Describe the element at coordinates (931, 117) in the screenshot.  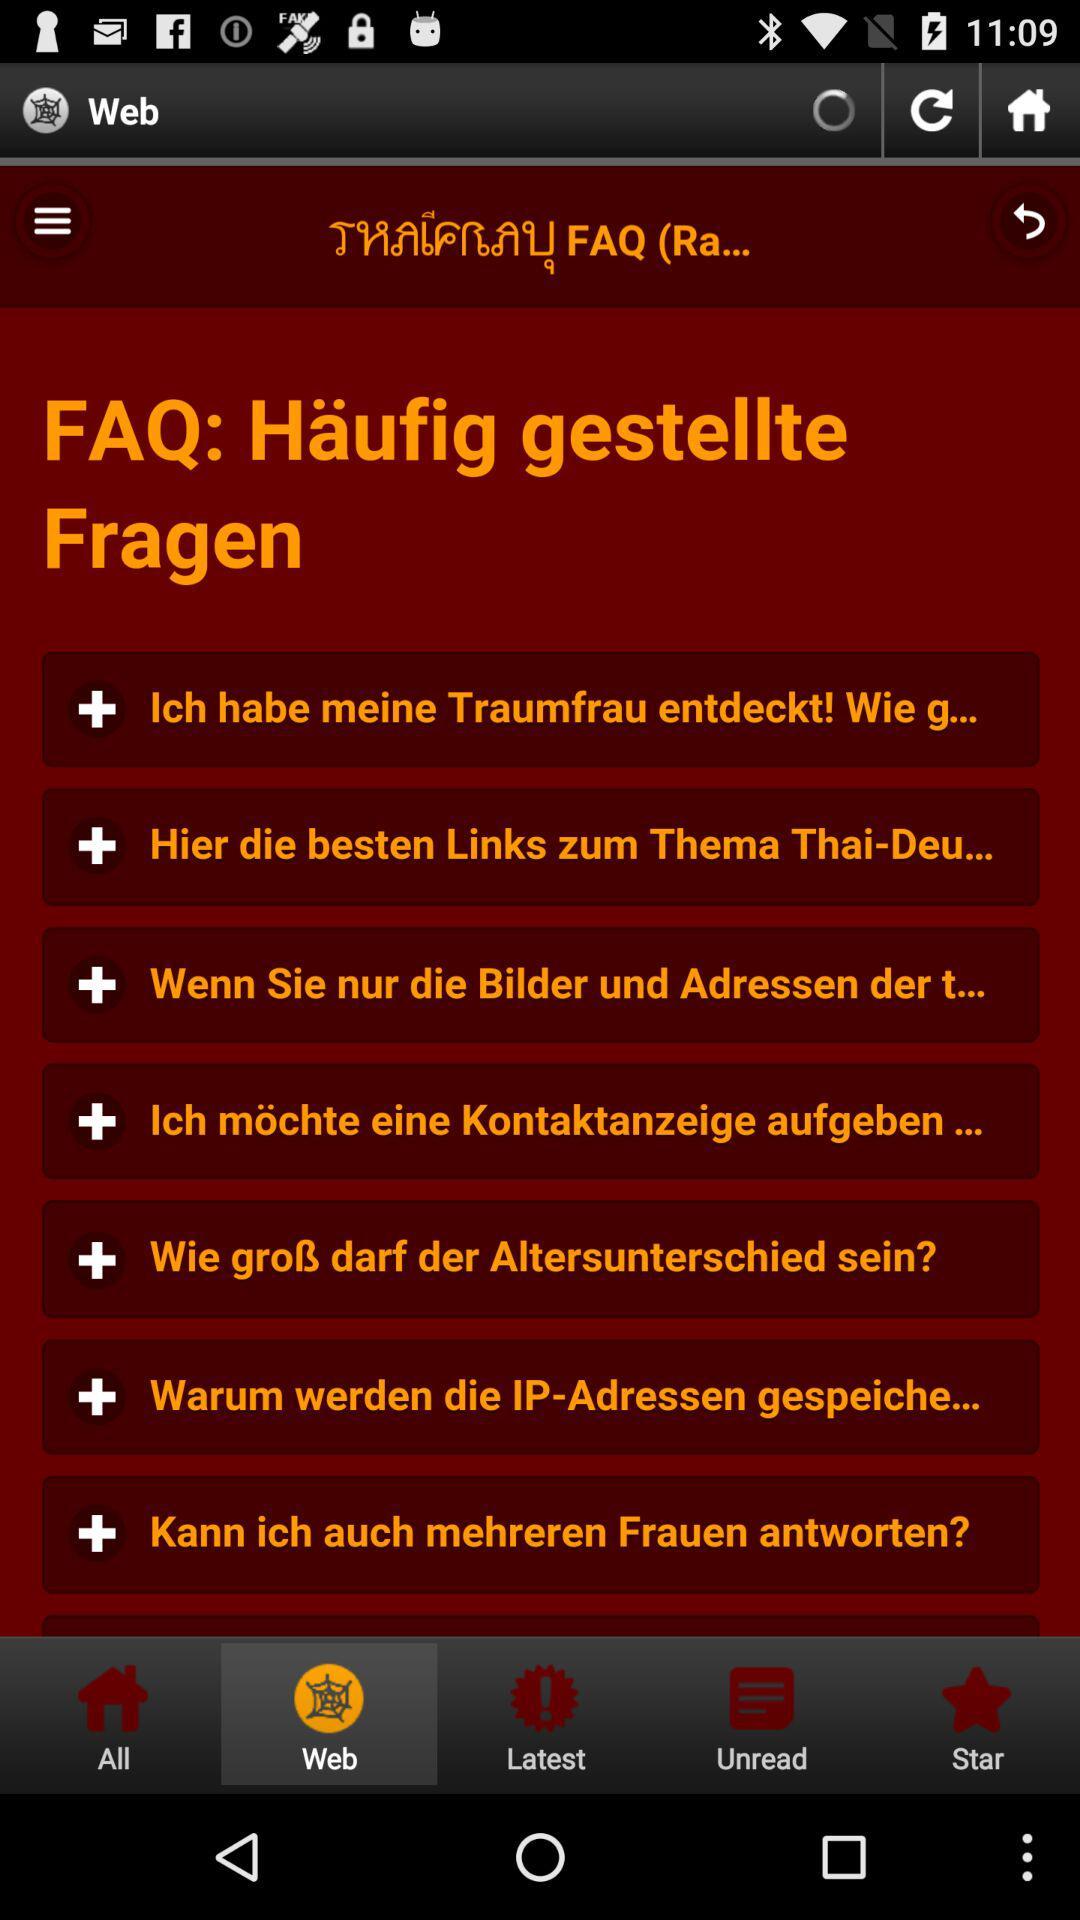
I see `the refresh icon` at that location.